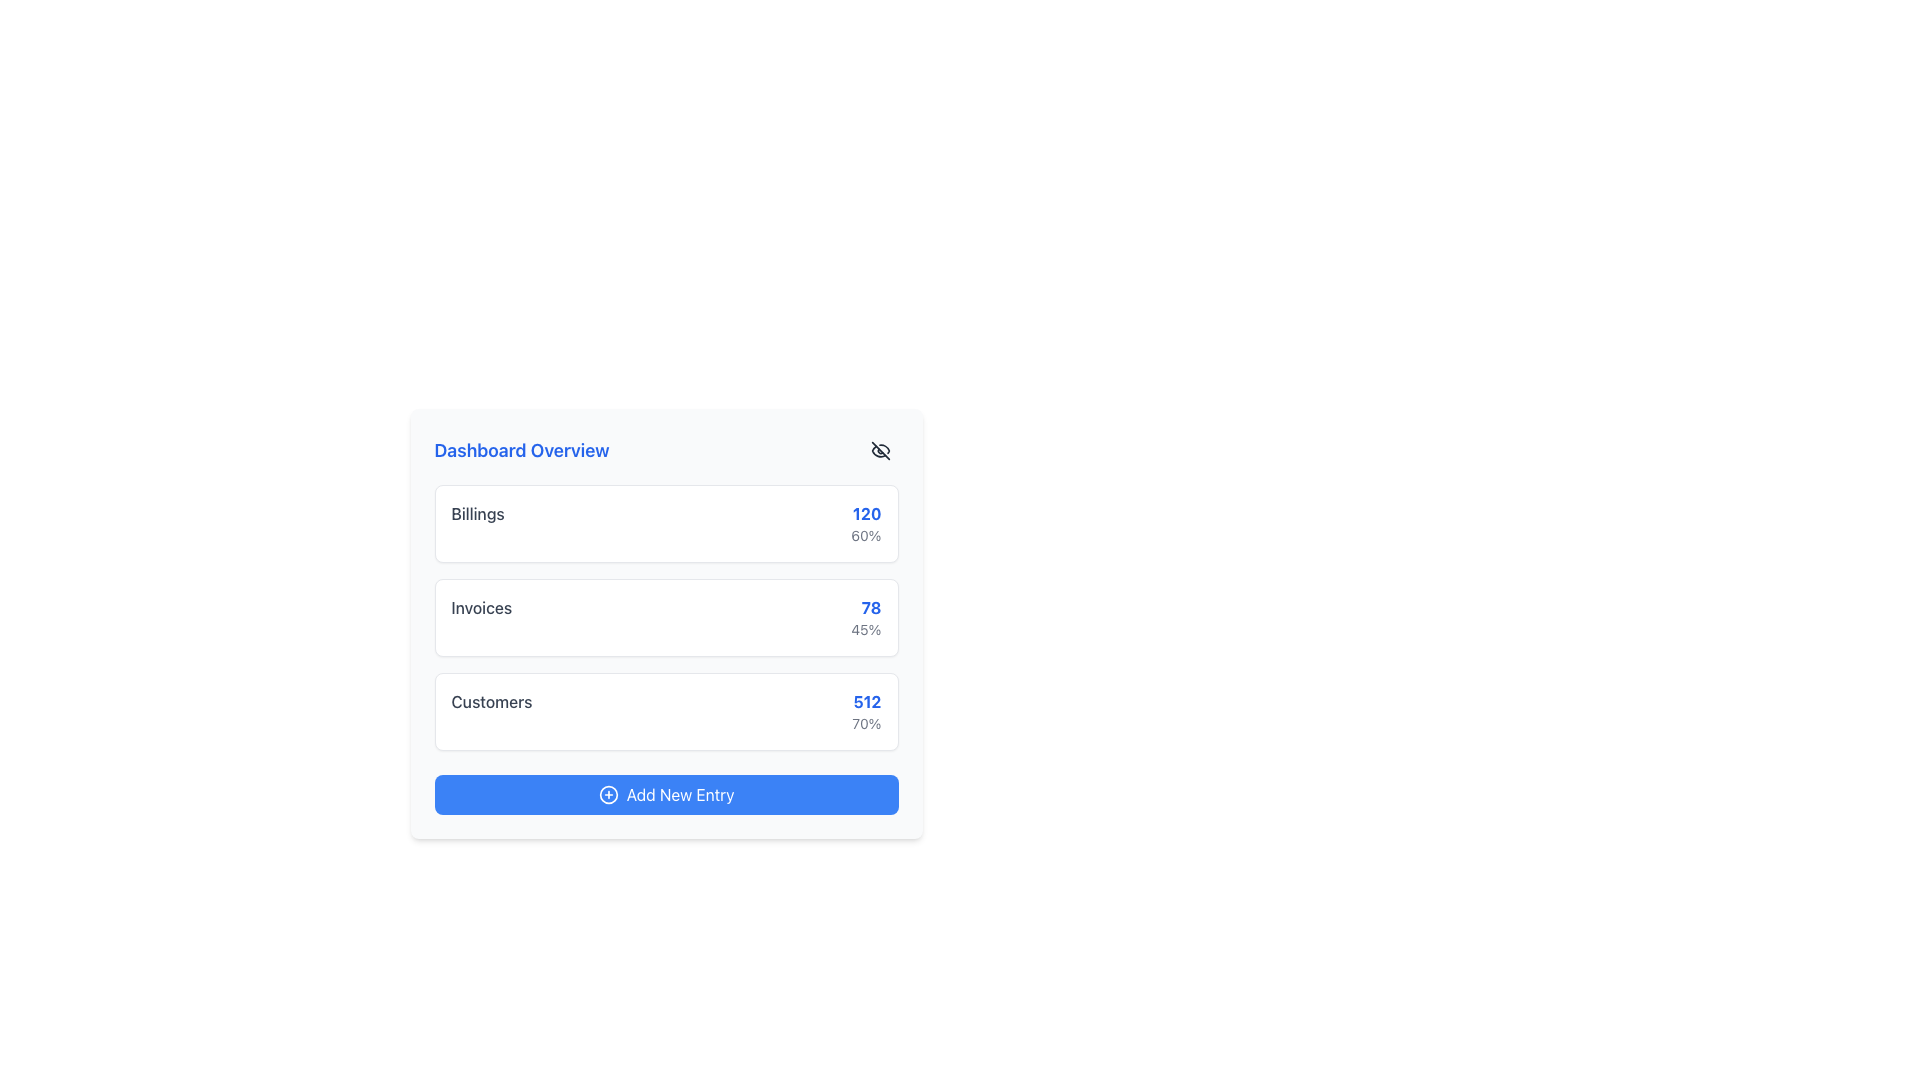 The width and height of the screenshot is (1920, 1080). What do you see at coordinates (866, 724) in the screenshot?
I see `text displaying '70%' located below the bold blue number '512' in the 'Customers' row of the Dashboard Overview` at bounding box center [866, 724].